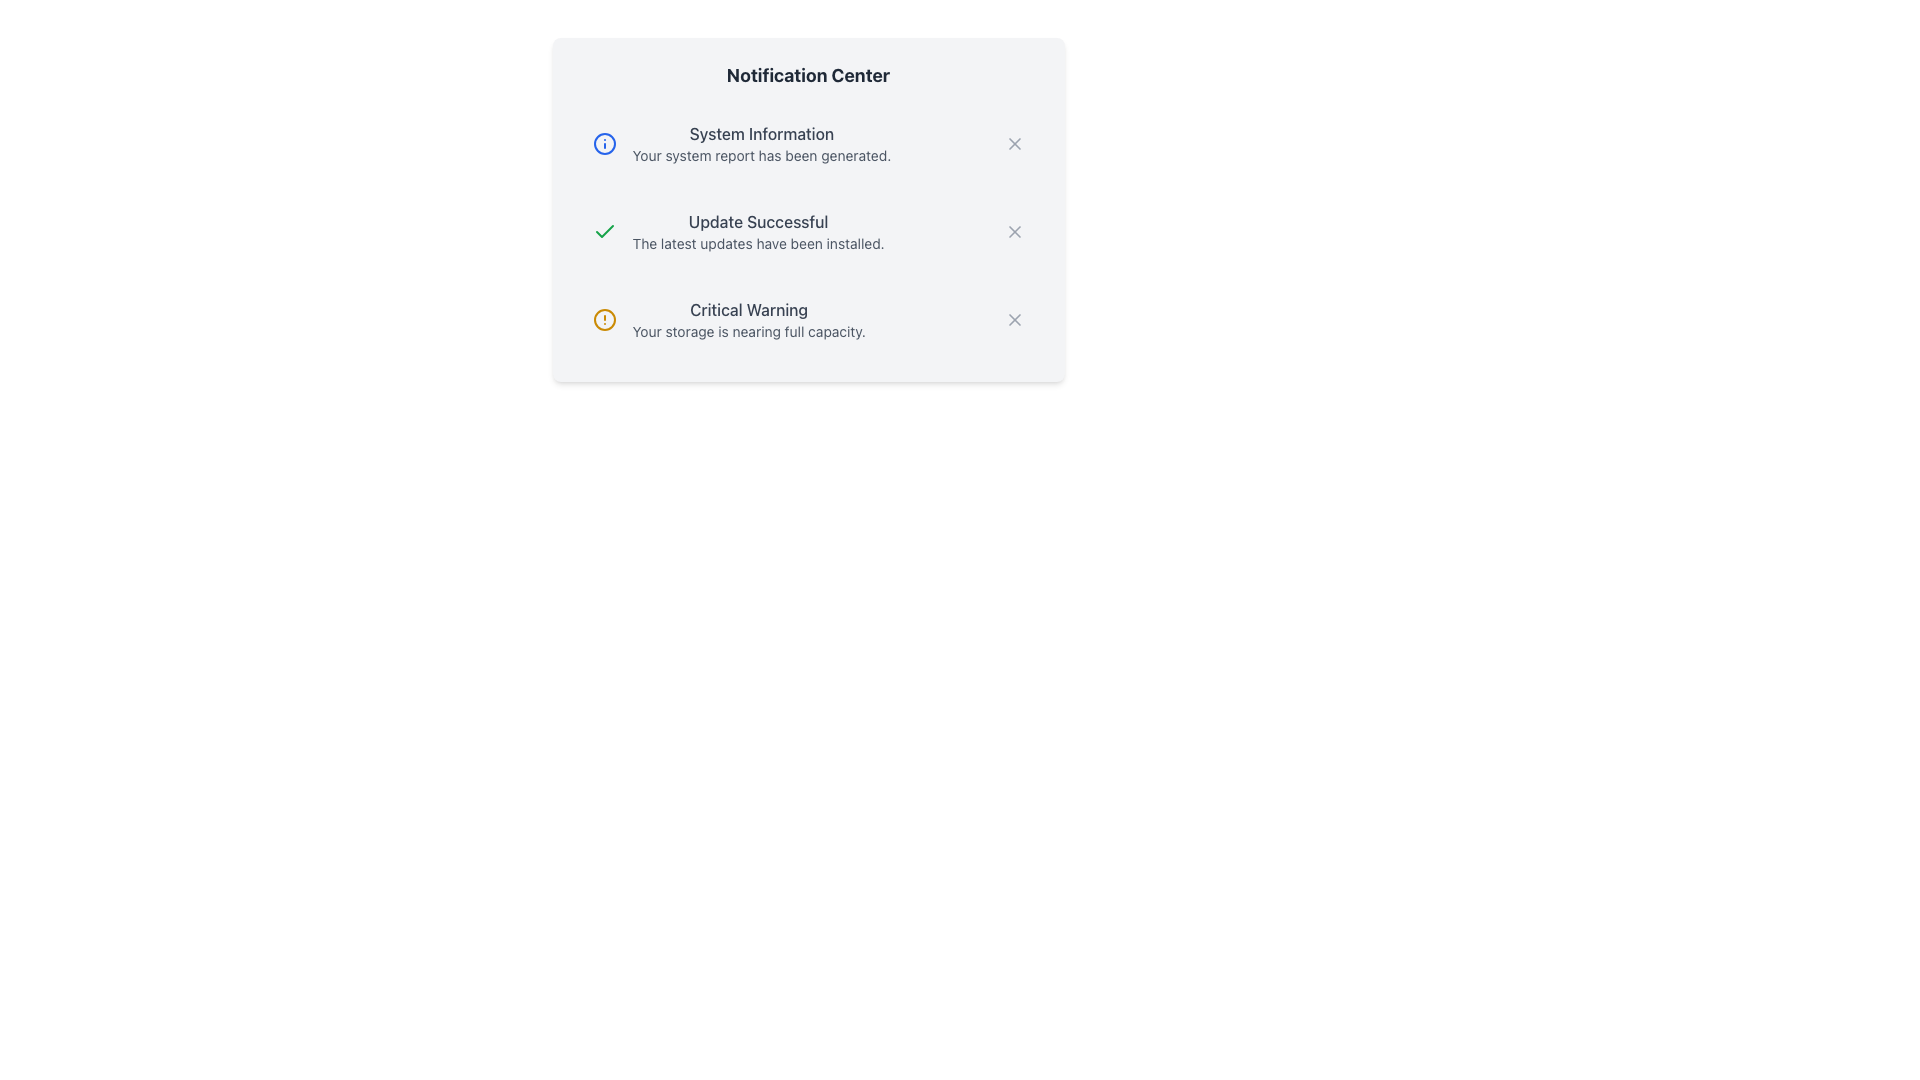 This screenshot has width=1920, height=1080. I want to click on the Text Label that indicates the update process has been completed successfully, located directly below the 'Update Successful' text element, so click(757, 242).